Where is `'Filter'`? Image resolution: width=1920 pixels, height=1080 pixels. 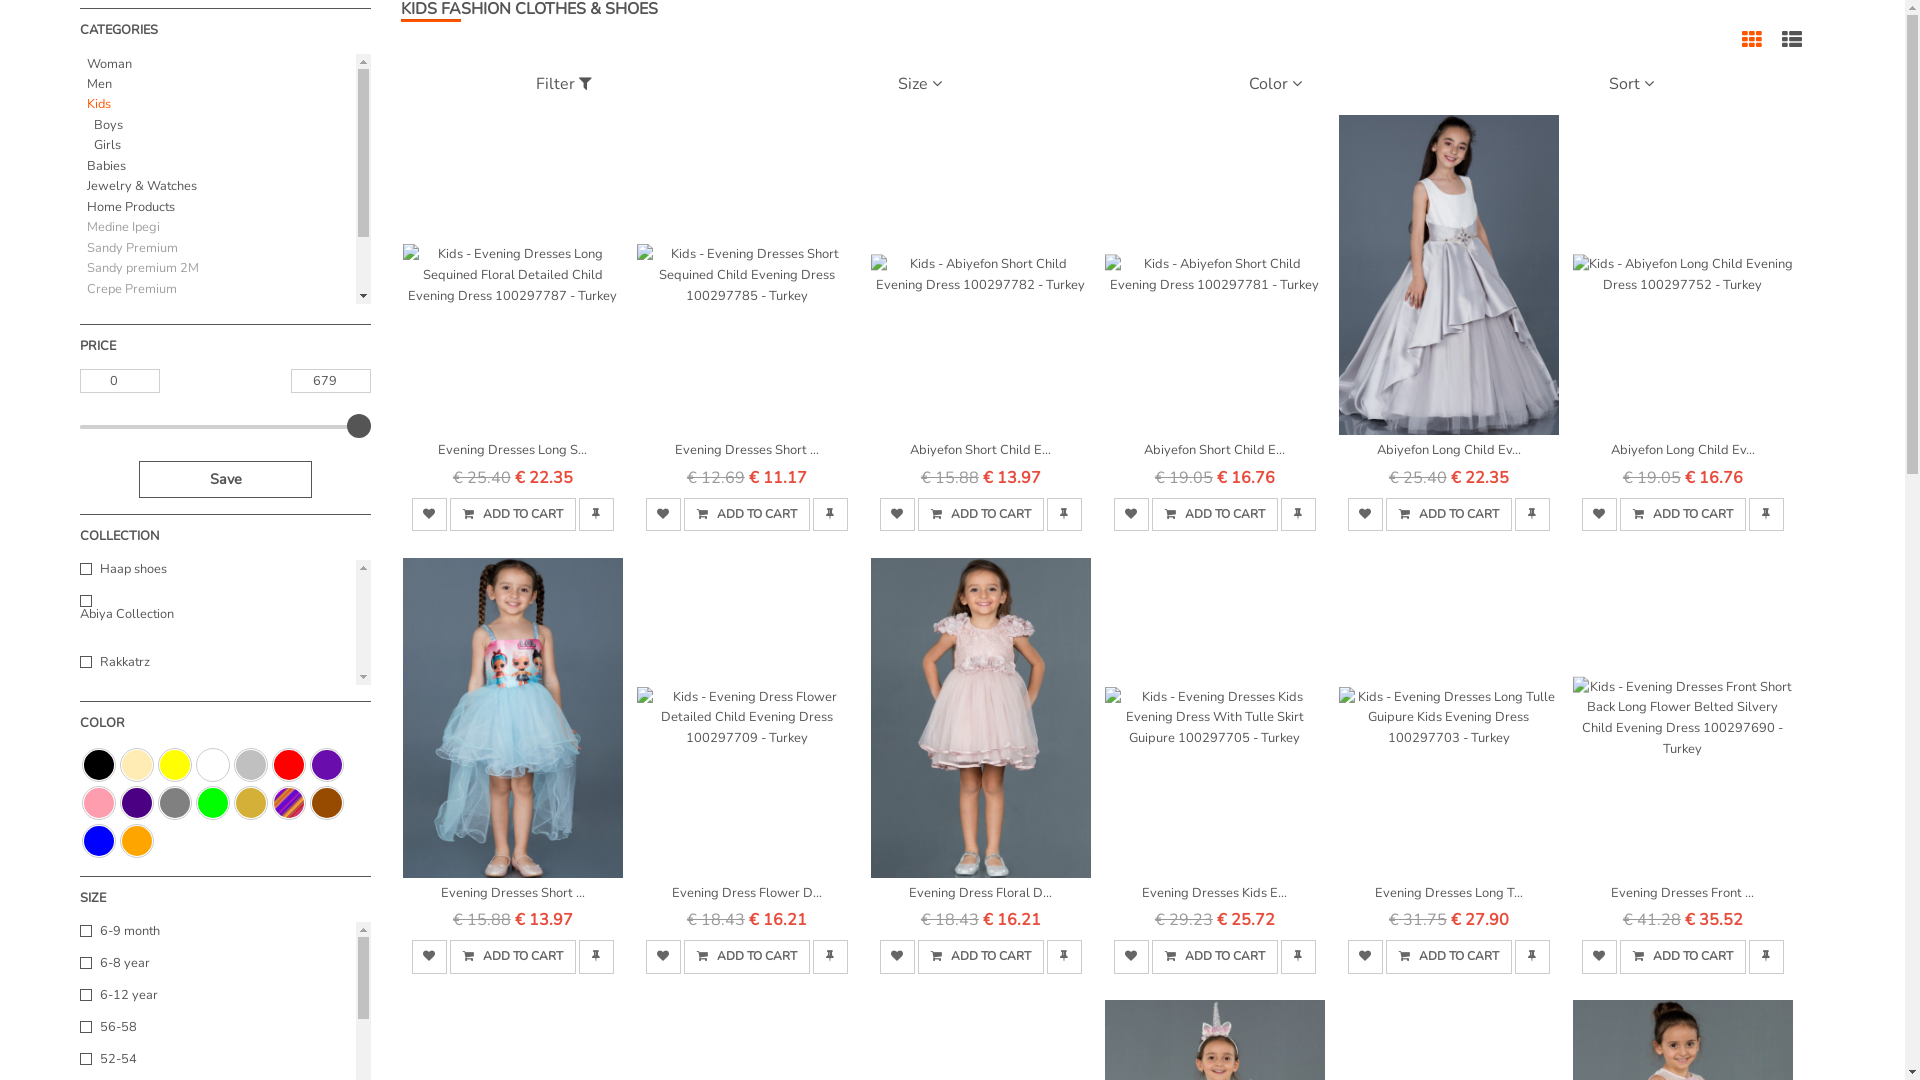
'Filter' is located at coordinates (563, 83).